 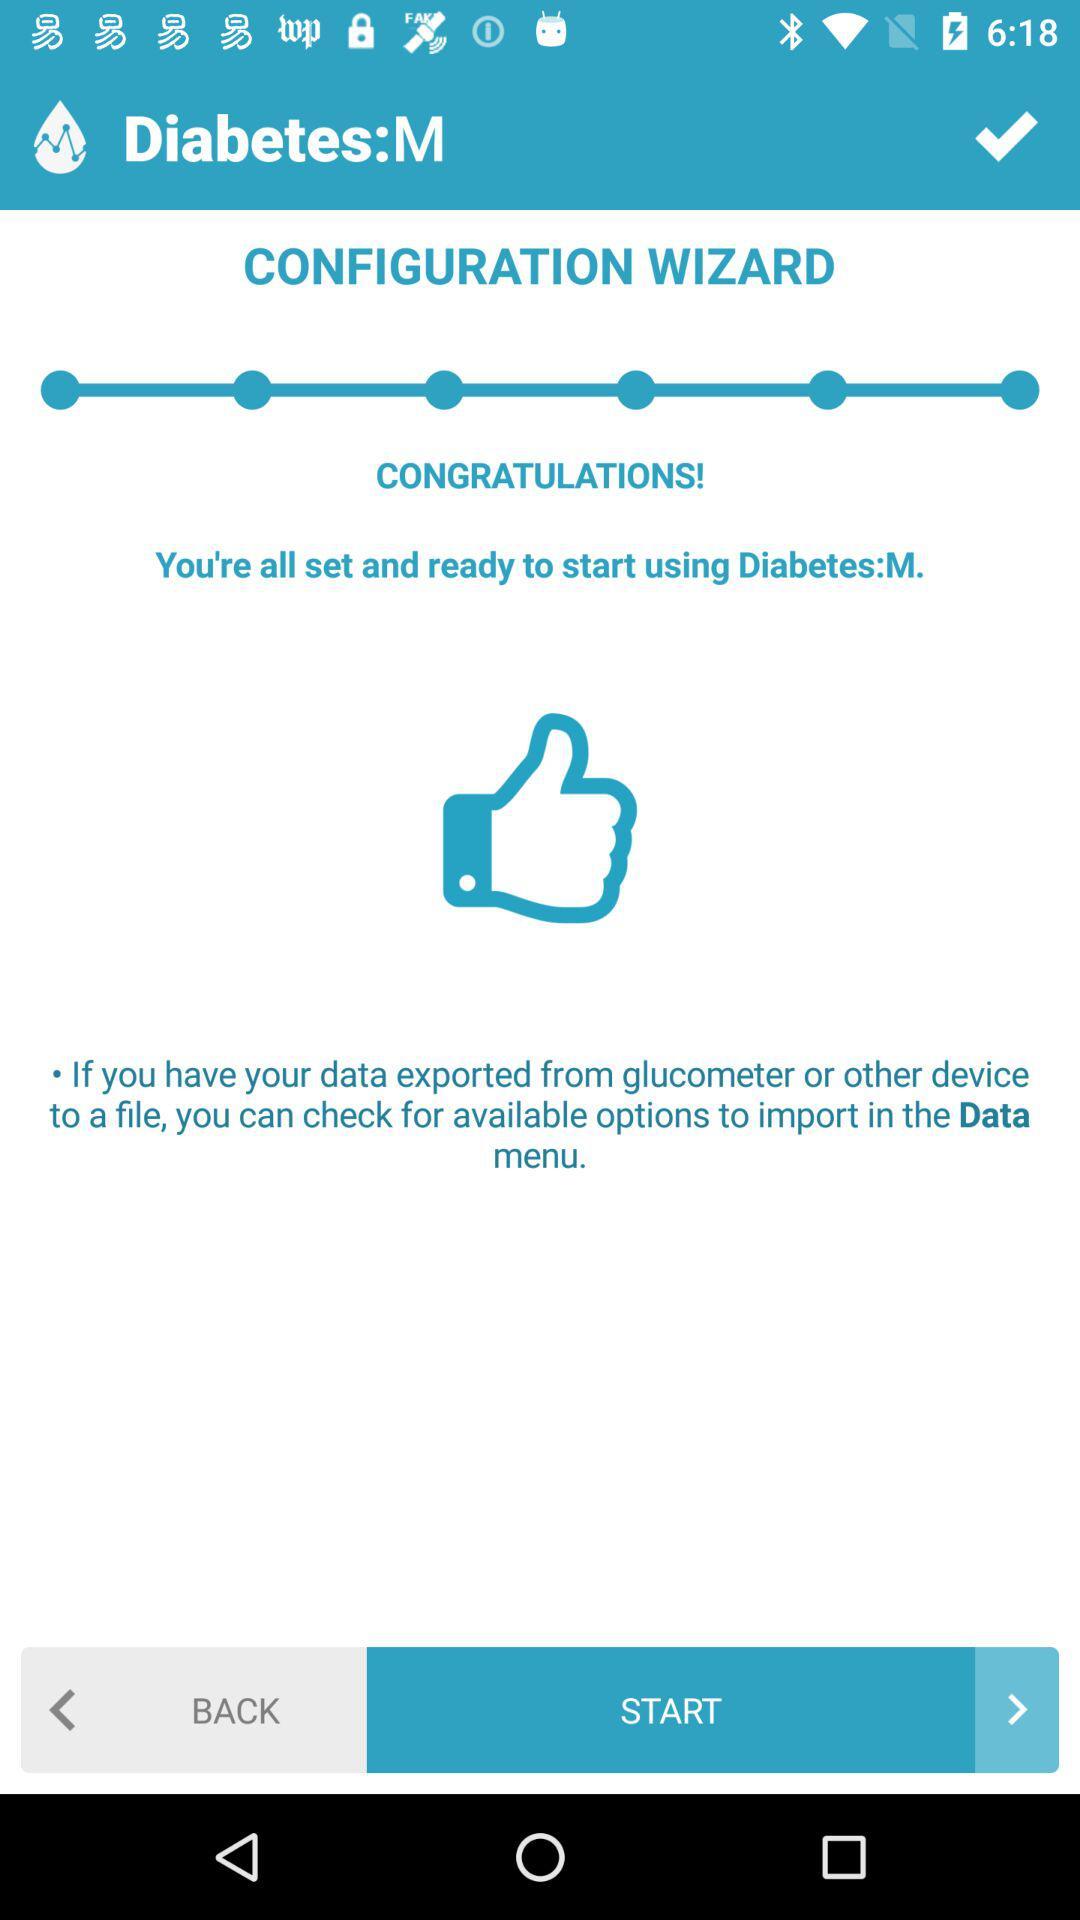 I want to click on the item below the if you have item, so click(x=193, y=1708).